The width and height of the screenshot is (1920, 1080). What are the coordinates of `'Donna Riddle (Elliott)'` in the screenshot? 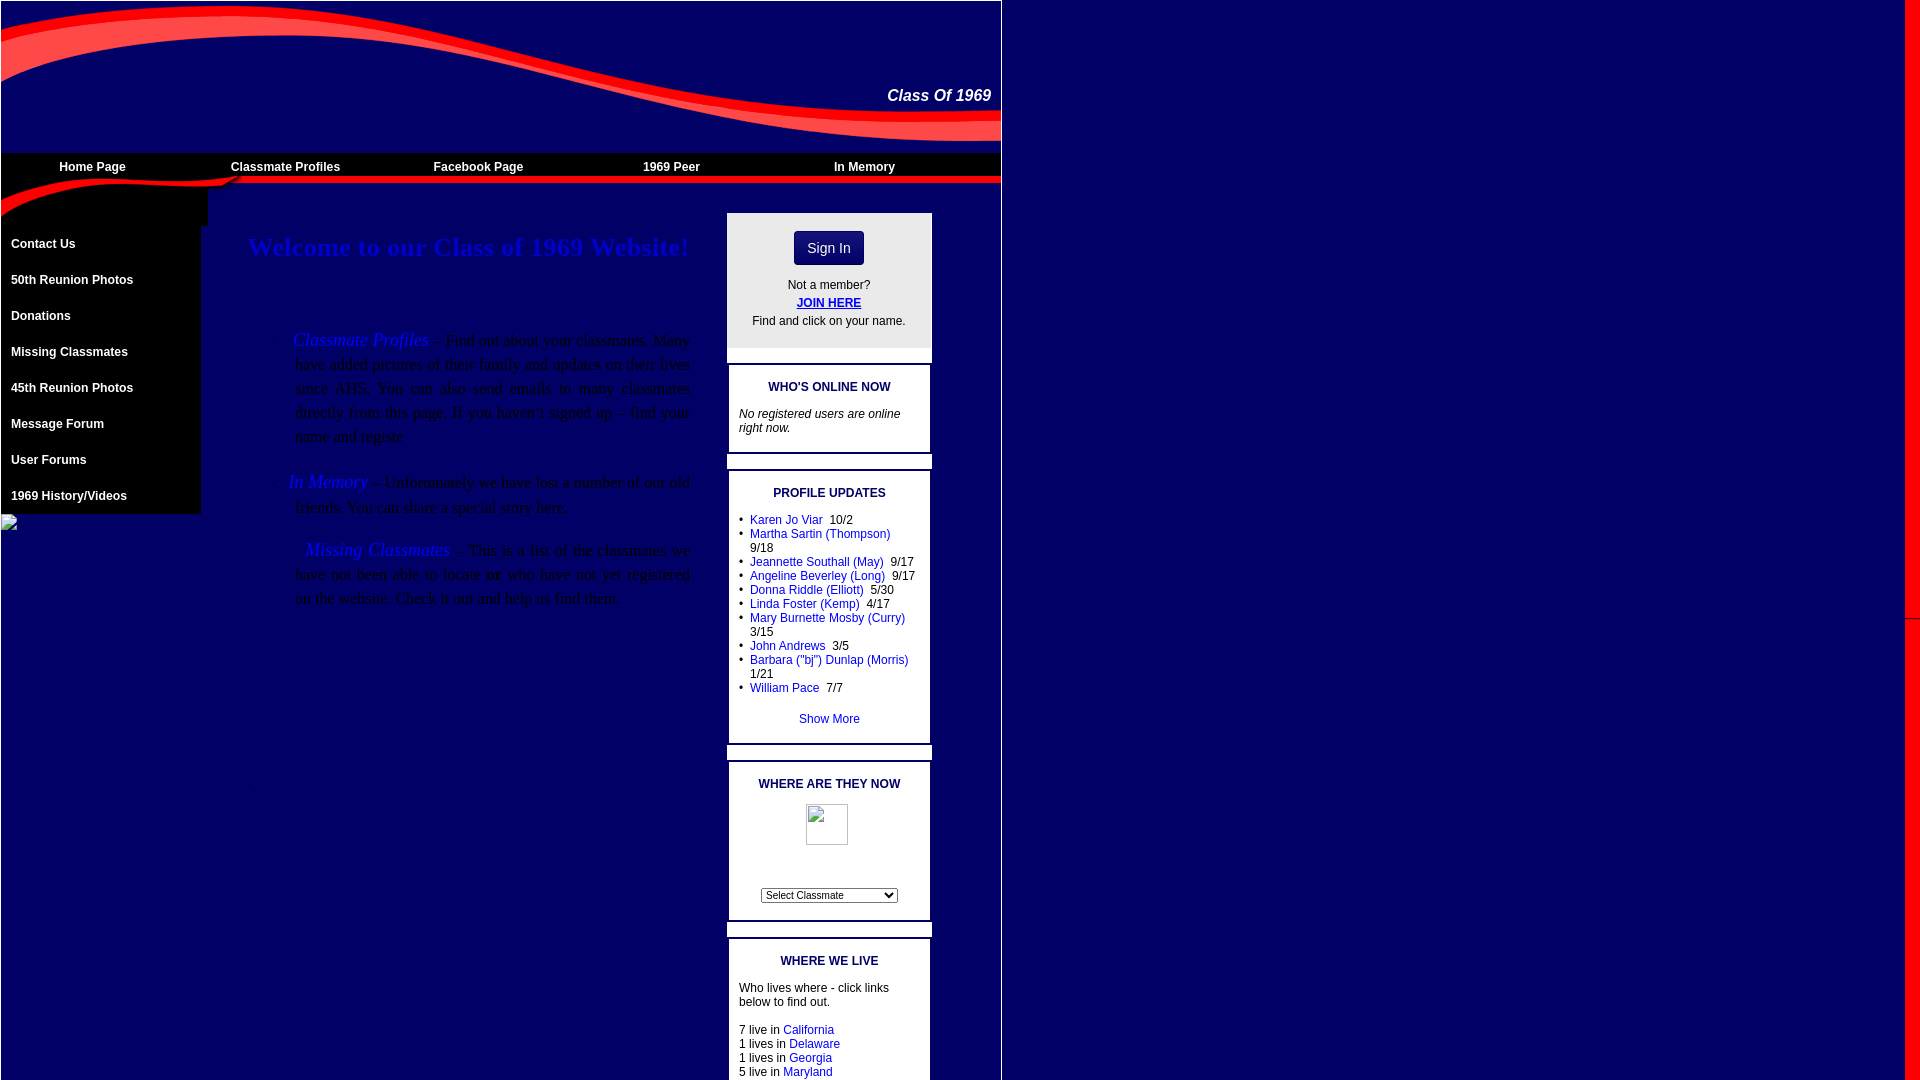 It's located at (806, 589).